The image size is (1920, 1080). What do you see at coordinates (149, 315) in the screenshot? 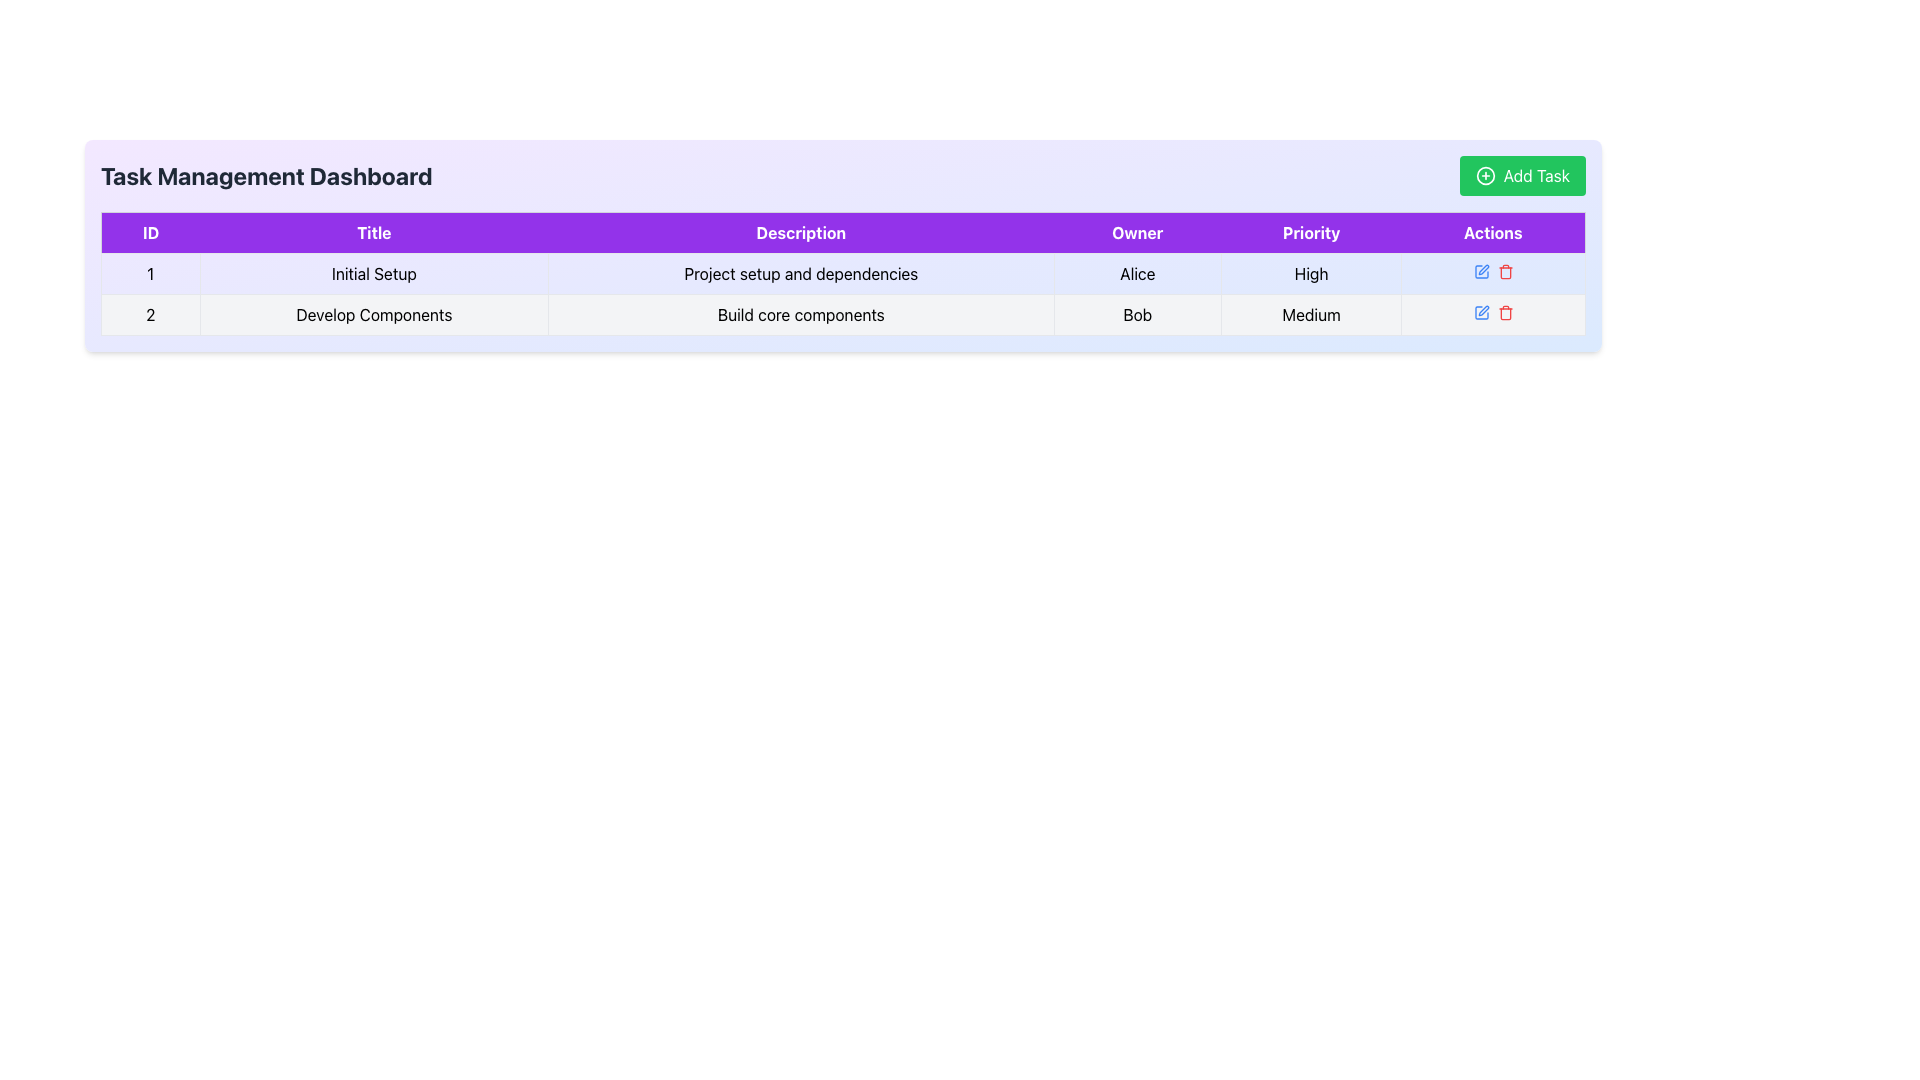
I see `the Text Label that identifies the task's order in the first column of the second row of the table, adjacent to 'Develop Components' and 'Build core components'` at bounding box center [149, 315].